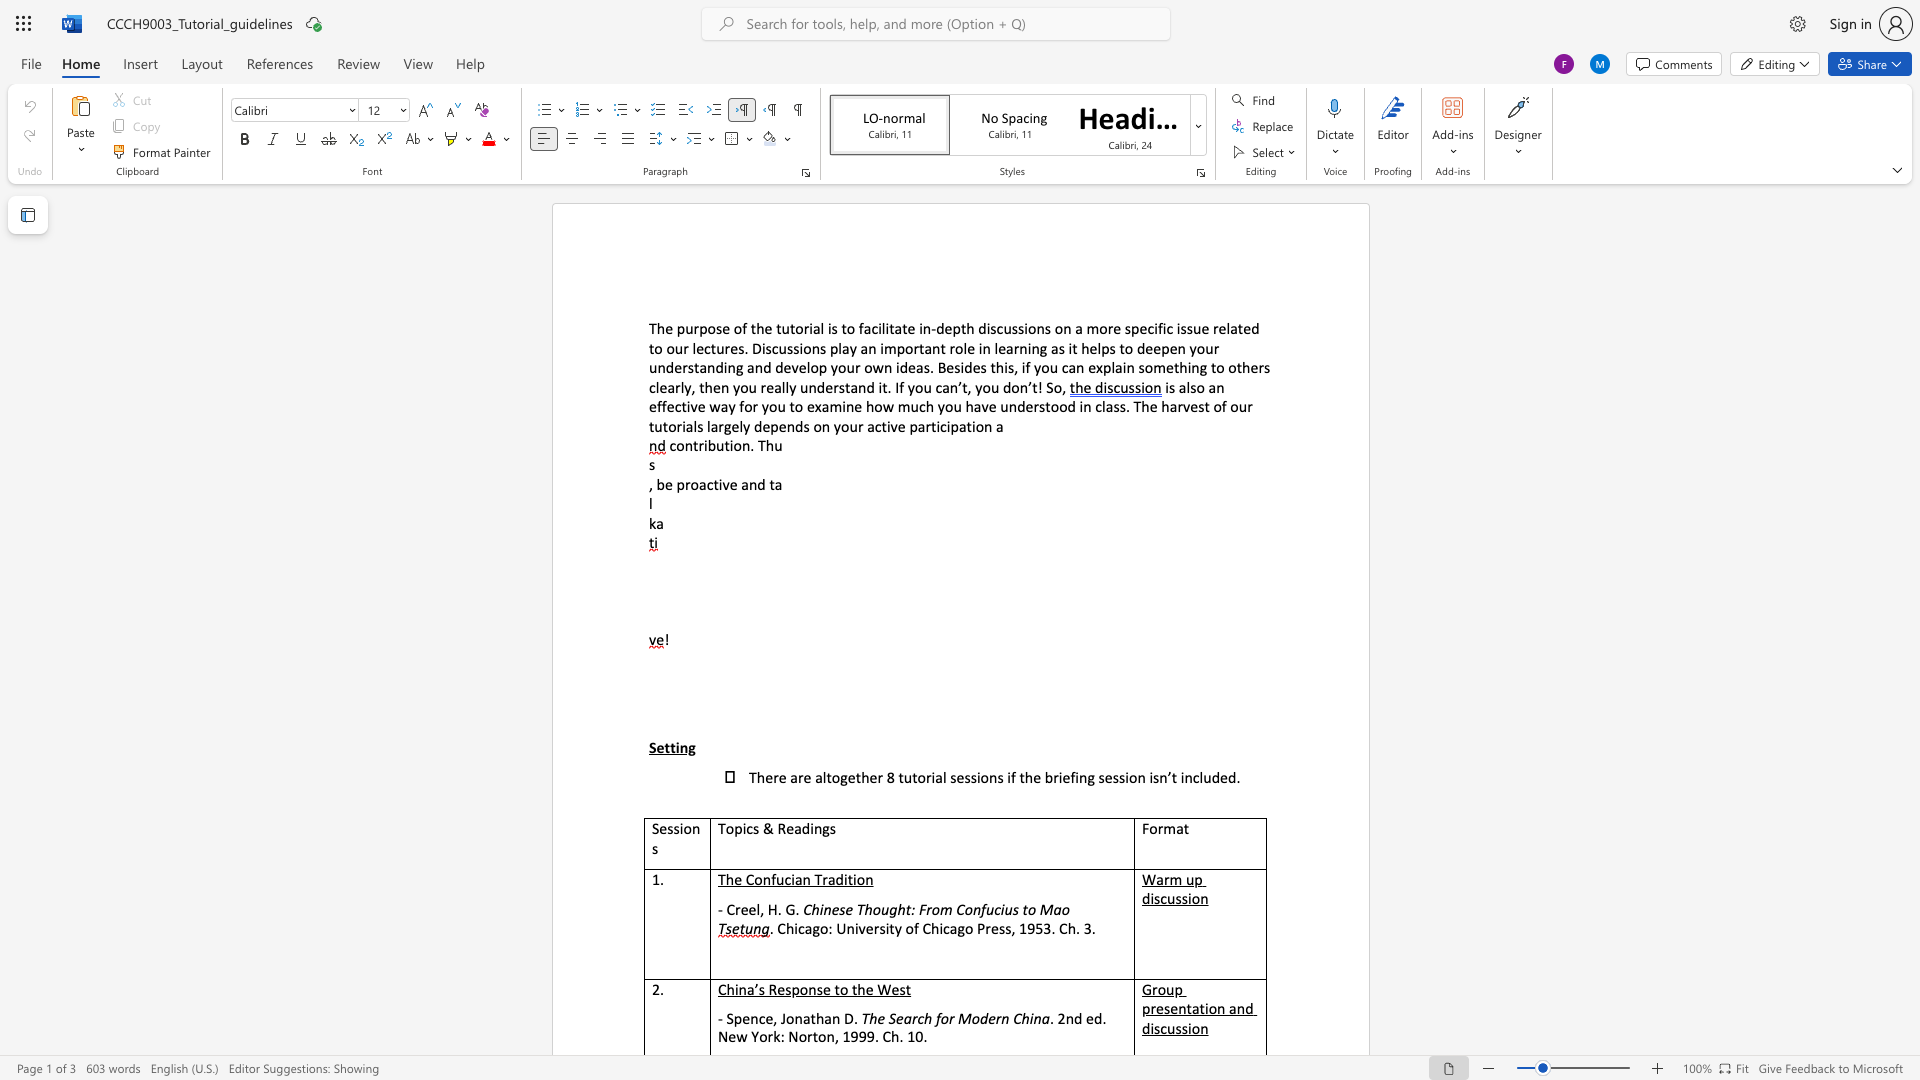  What do you see at coordinates (716, 484) in the screenshot?
I see `the 1th character "t" in the text` at bounding box center [716, 484].